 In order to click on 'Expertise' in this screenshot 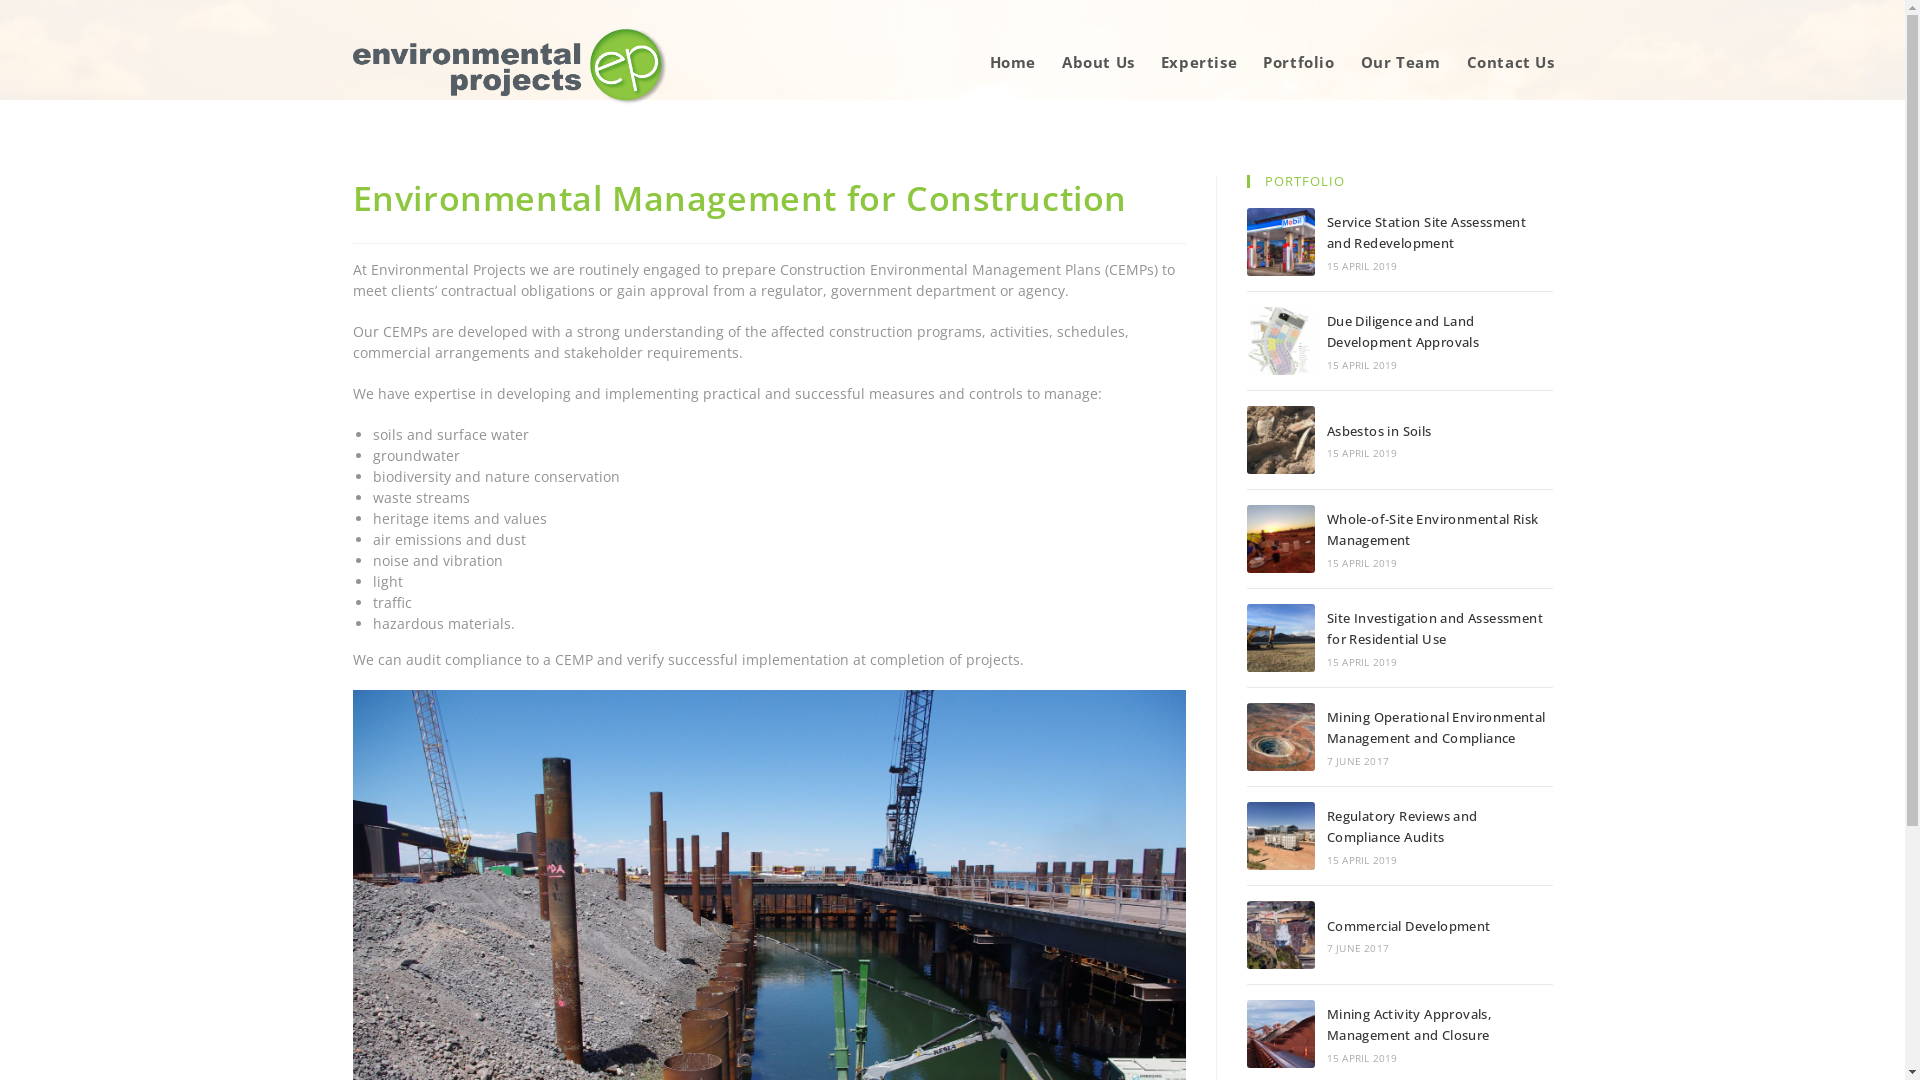, I will do `click(1199, 61)`.